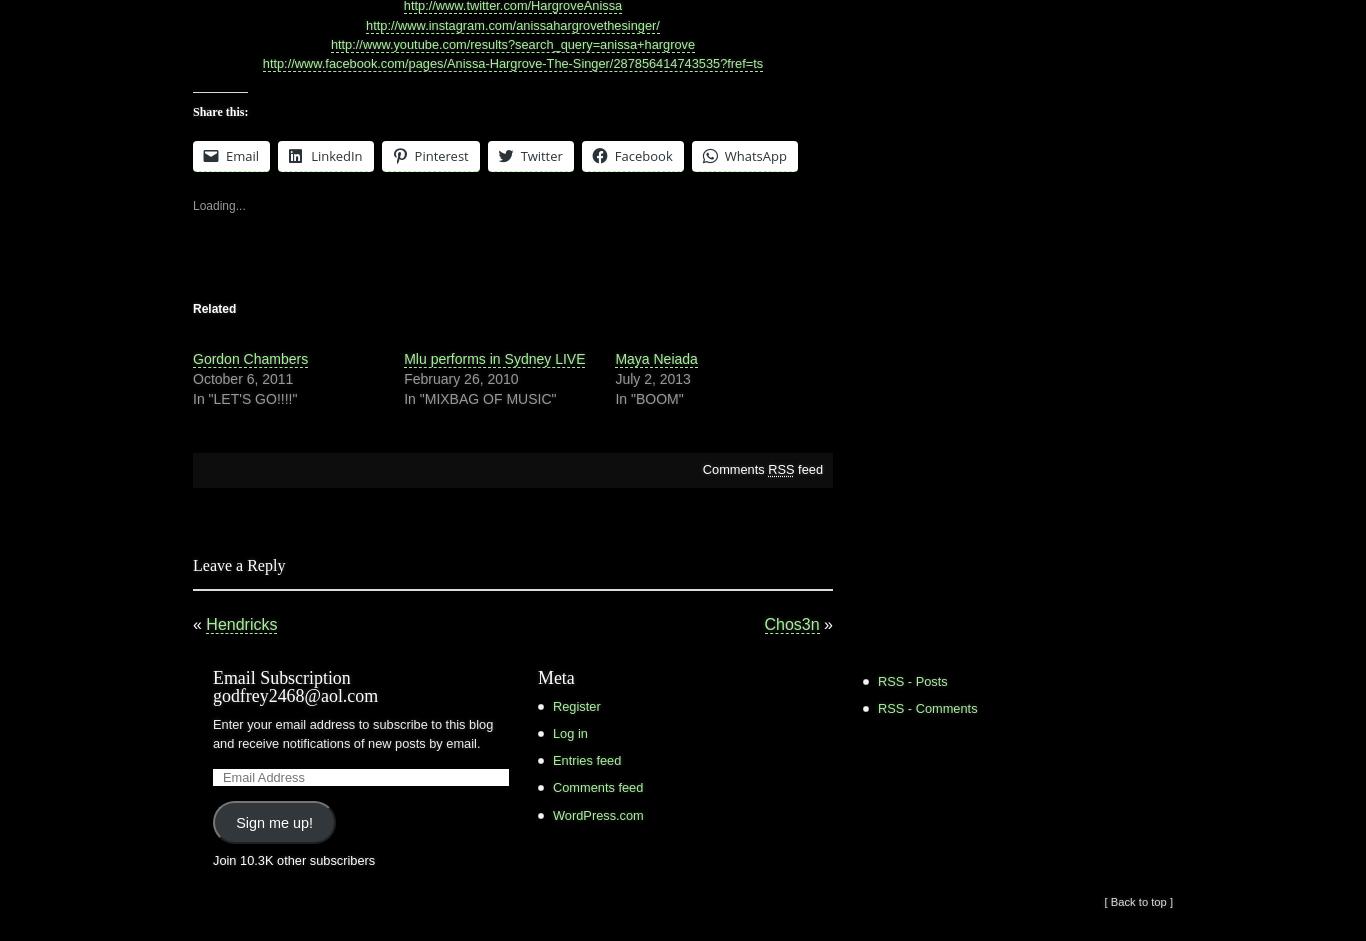 Image resolution: width=1366 pixels, height=941 pixels. What do you see at coordinates (512, 61) in the screenshot?
I see `'http://www.facebook.com/pages/Anissa-Hargrove-The-Singer/287856414743535?fref=ts'` at bounding box center [512, 61].